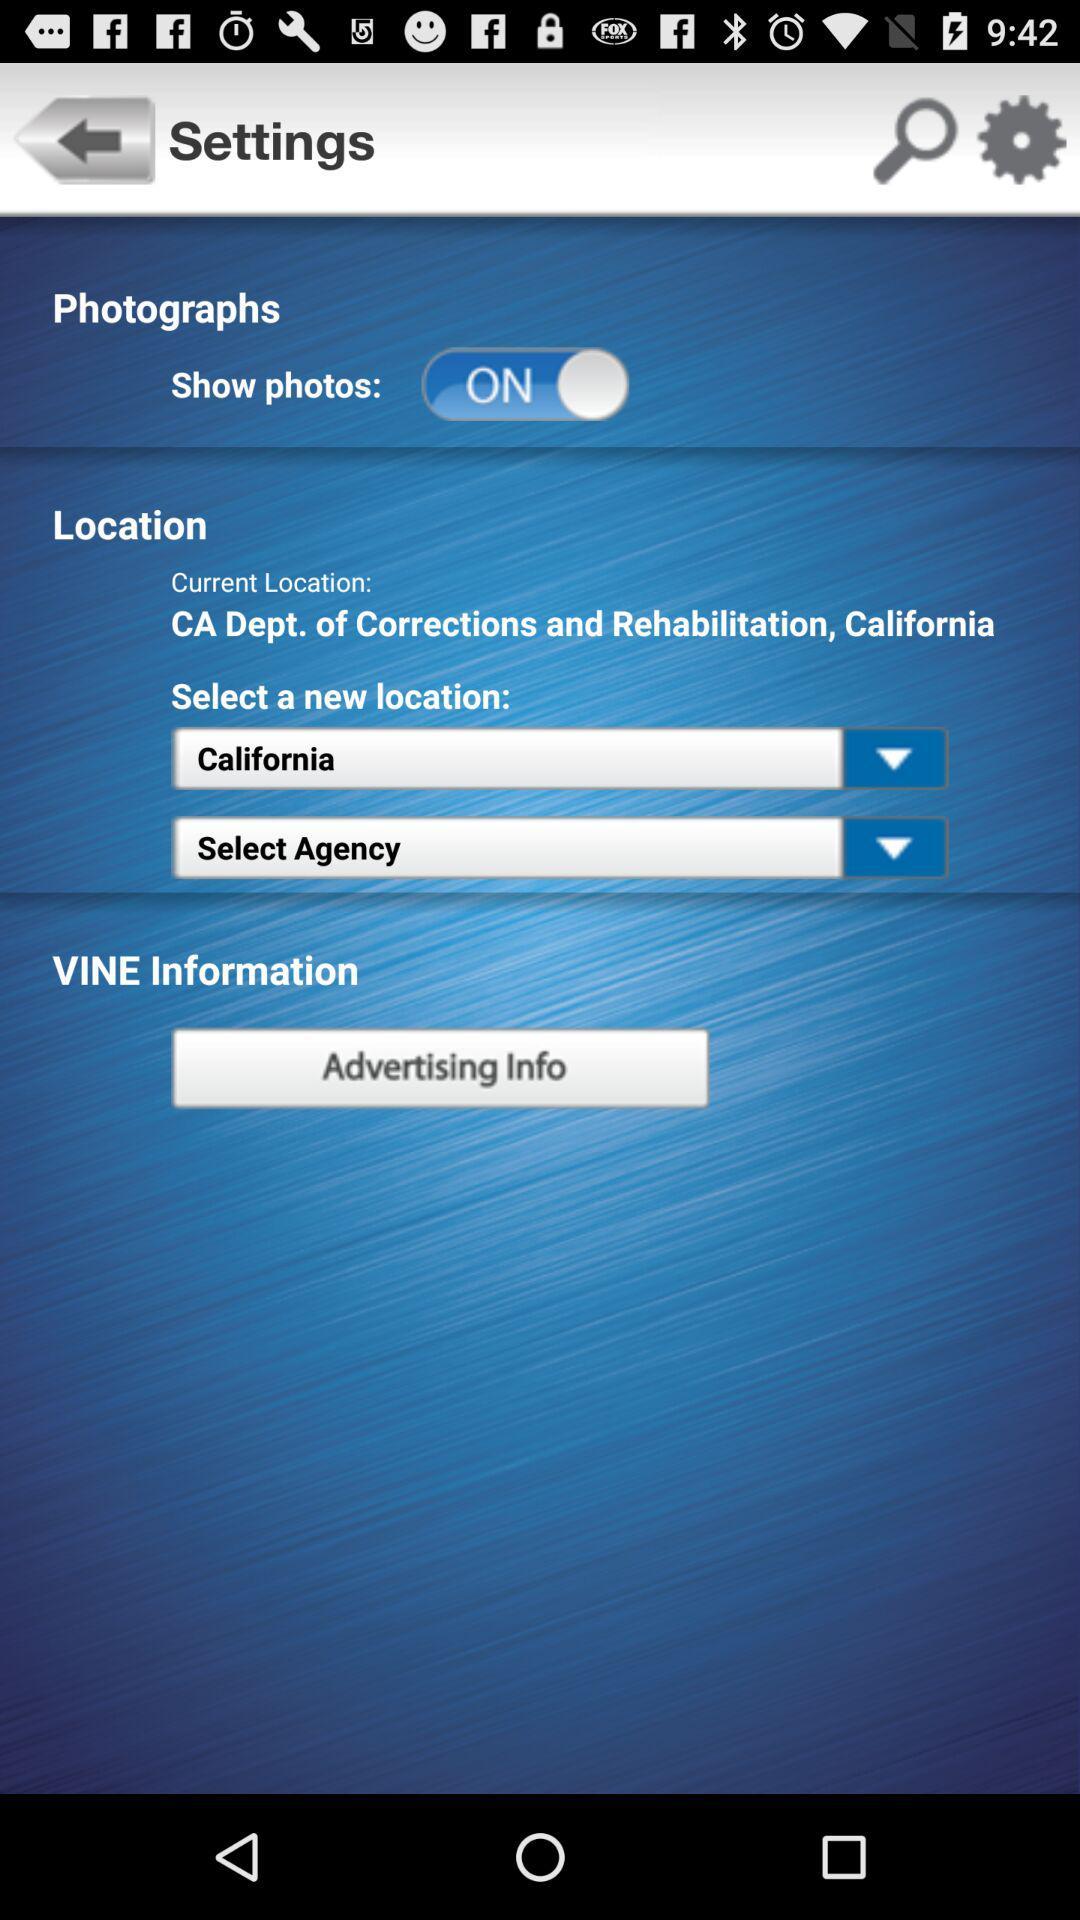  I want to click on the search icon, so click(914, 148).